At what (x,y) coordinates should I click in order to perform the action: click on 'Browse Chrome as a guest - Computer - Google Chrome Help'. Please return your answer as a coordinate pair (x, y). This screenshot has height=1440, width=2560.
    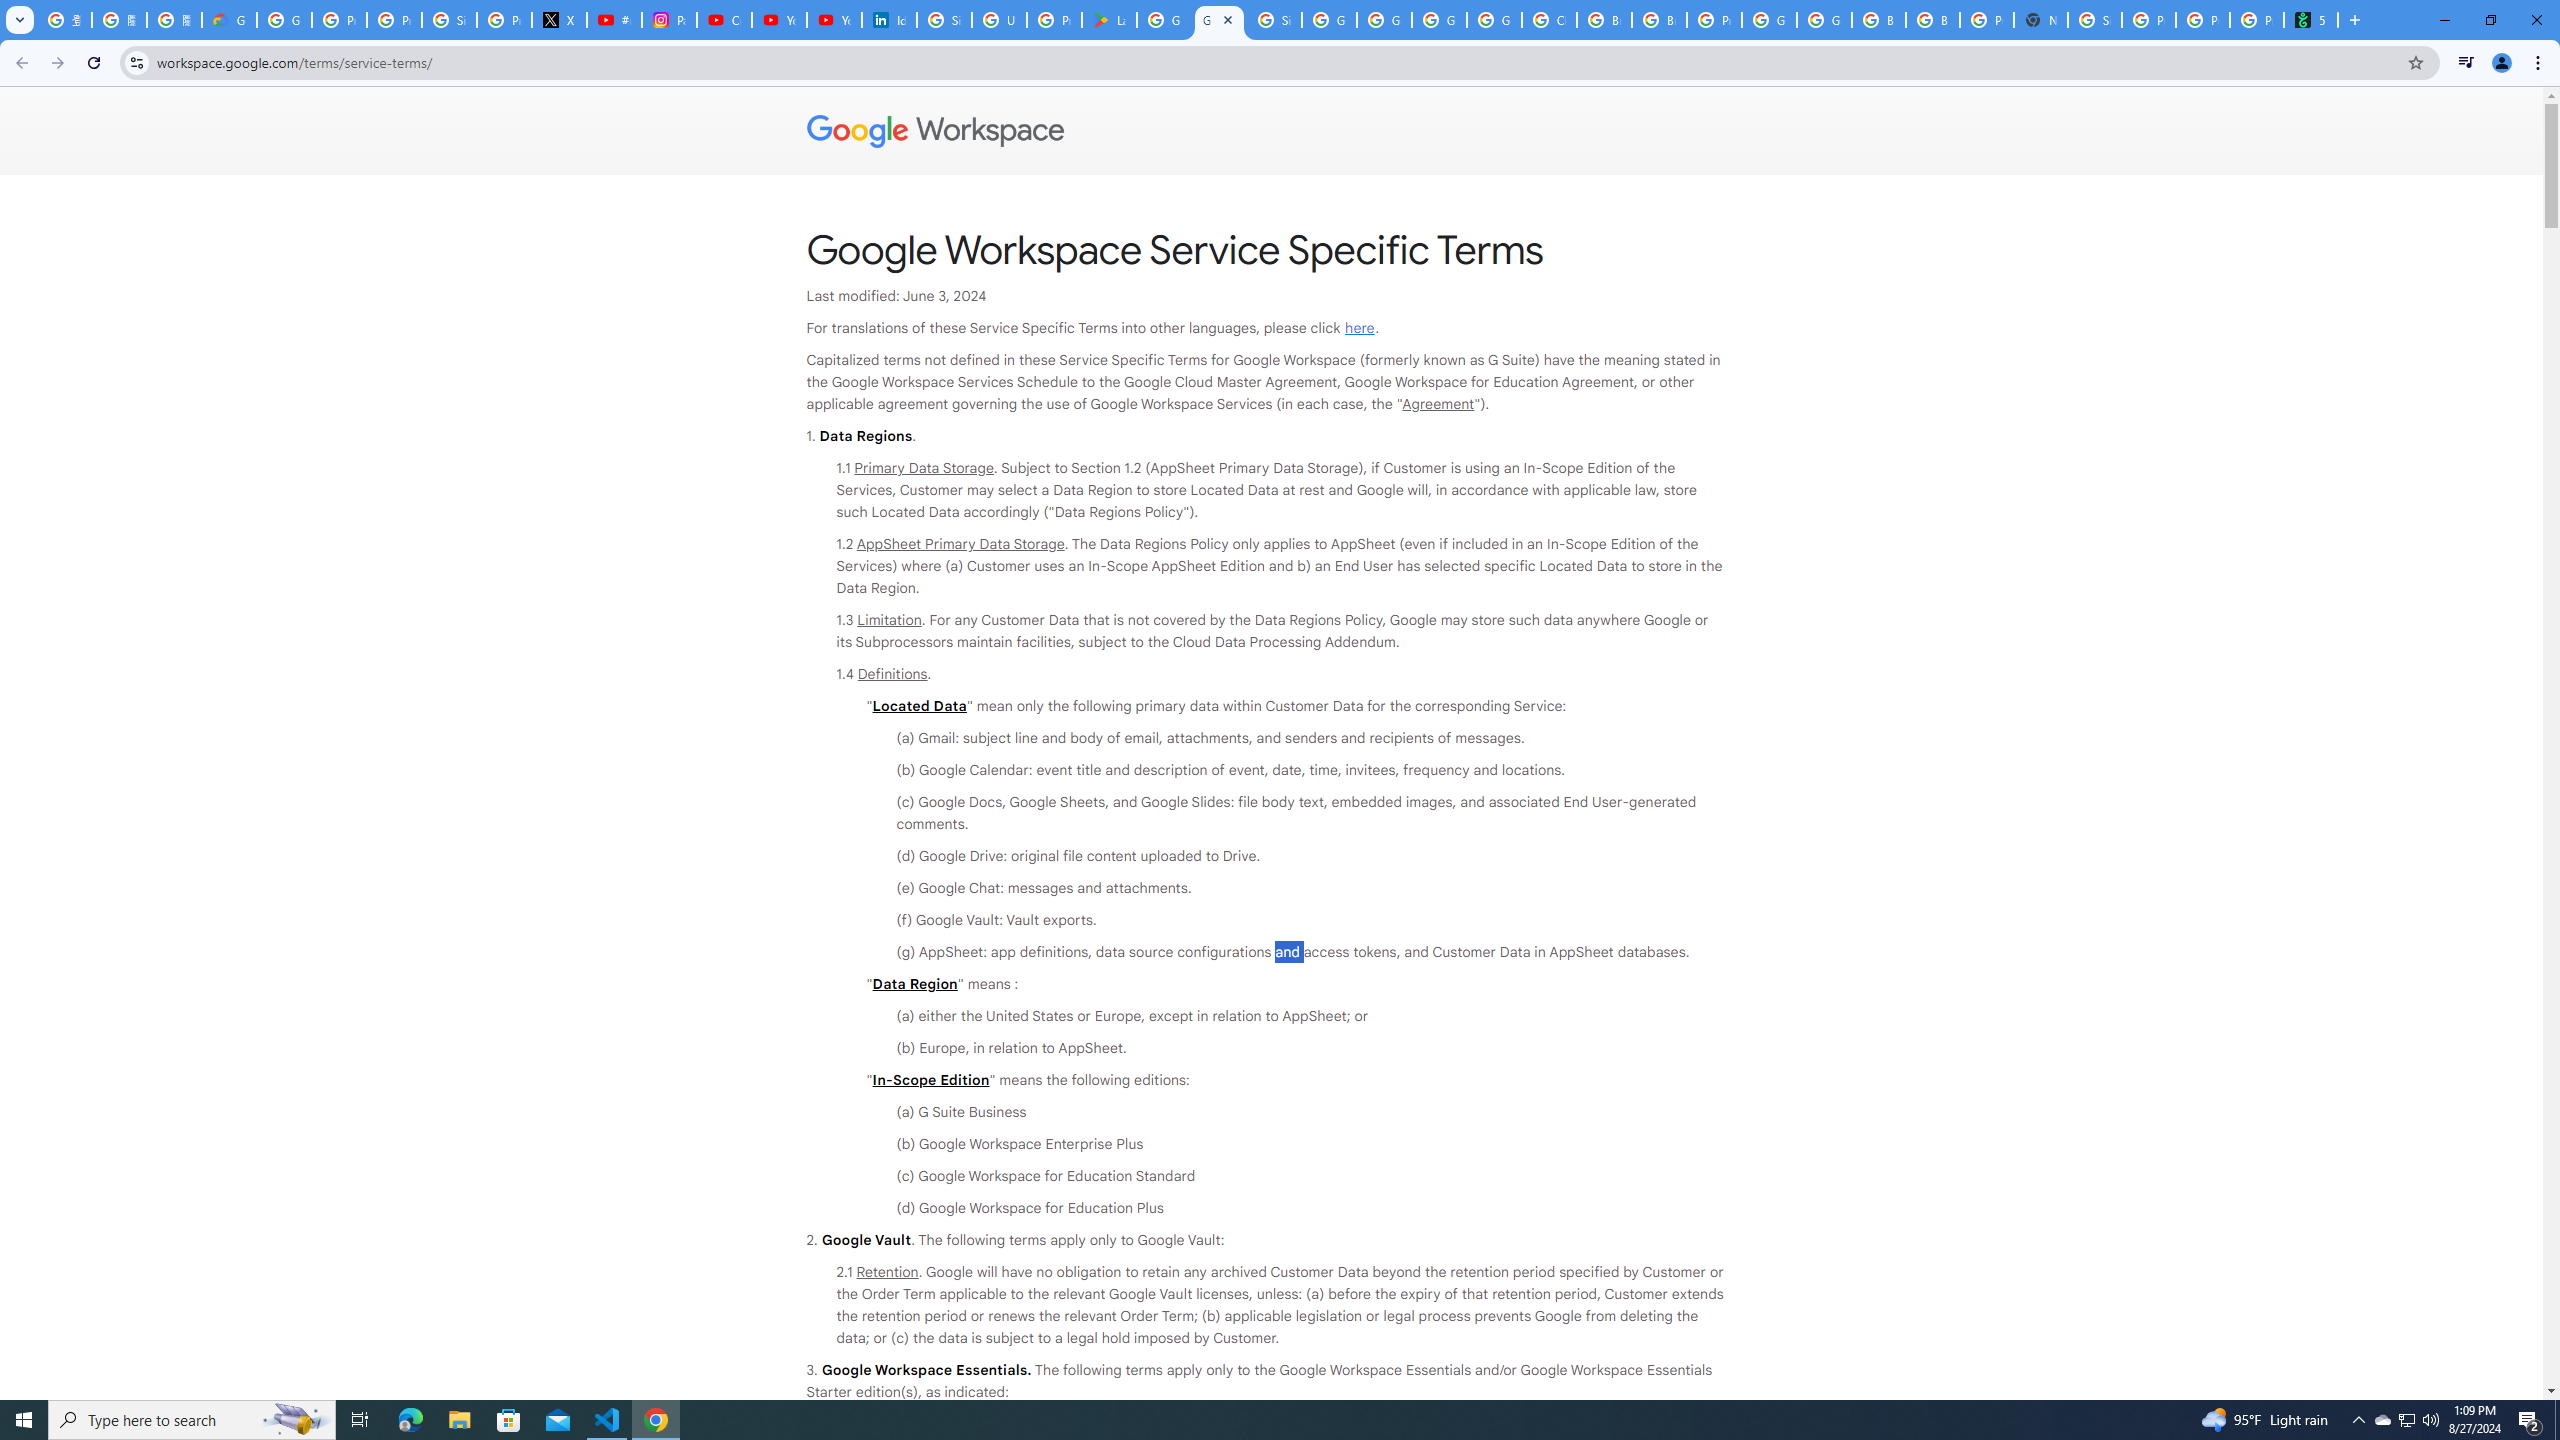
    Looking at the image, I should click on (1879, 19).